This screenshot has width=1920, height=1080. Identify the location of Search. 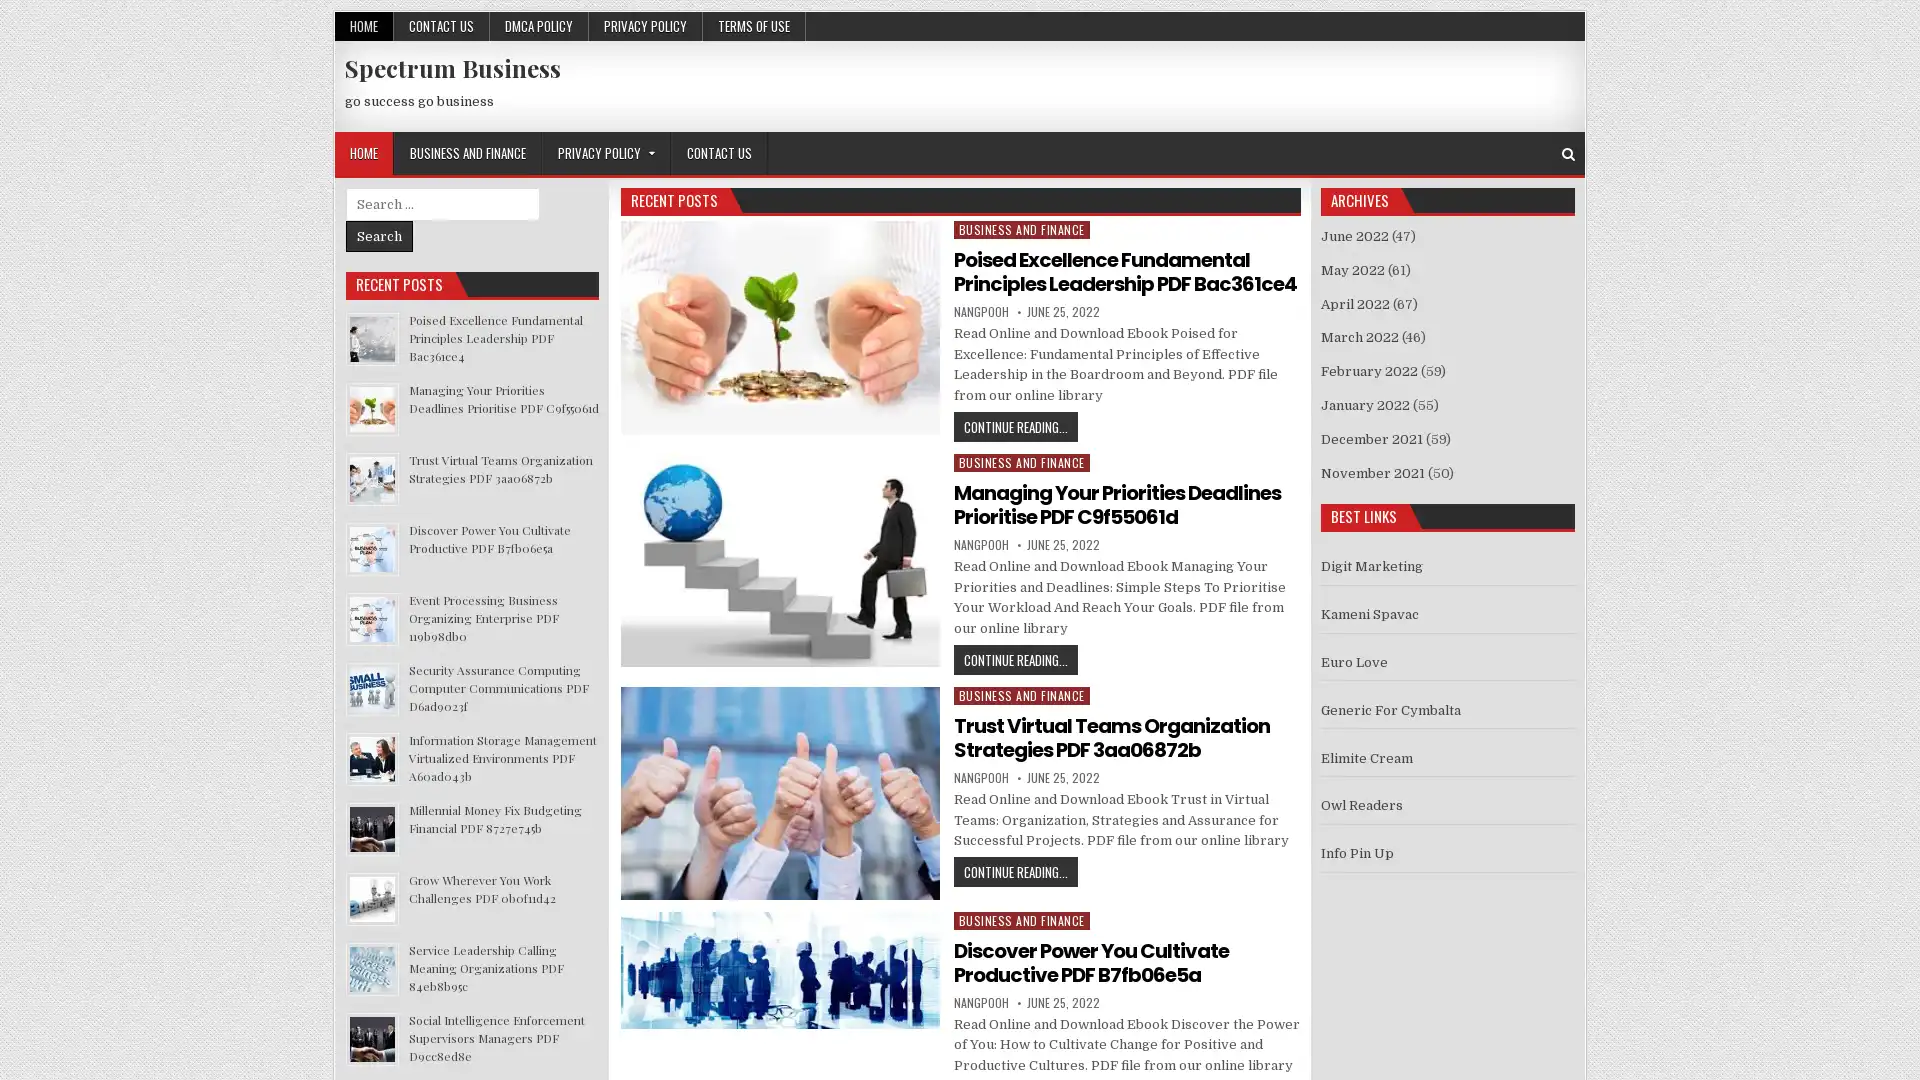
(378, 235).